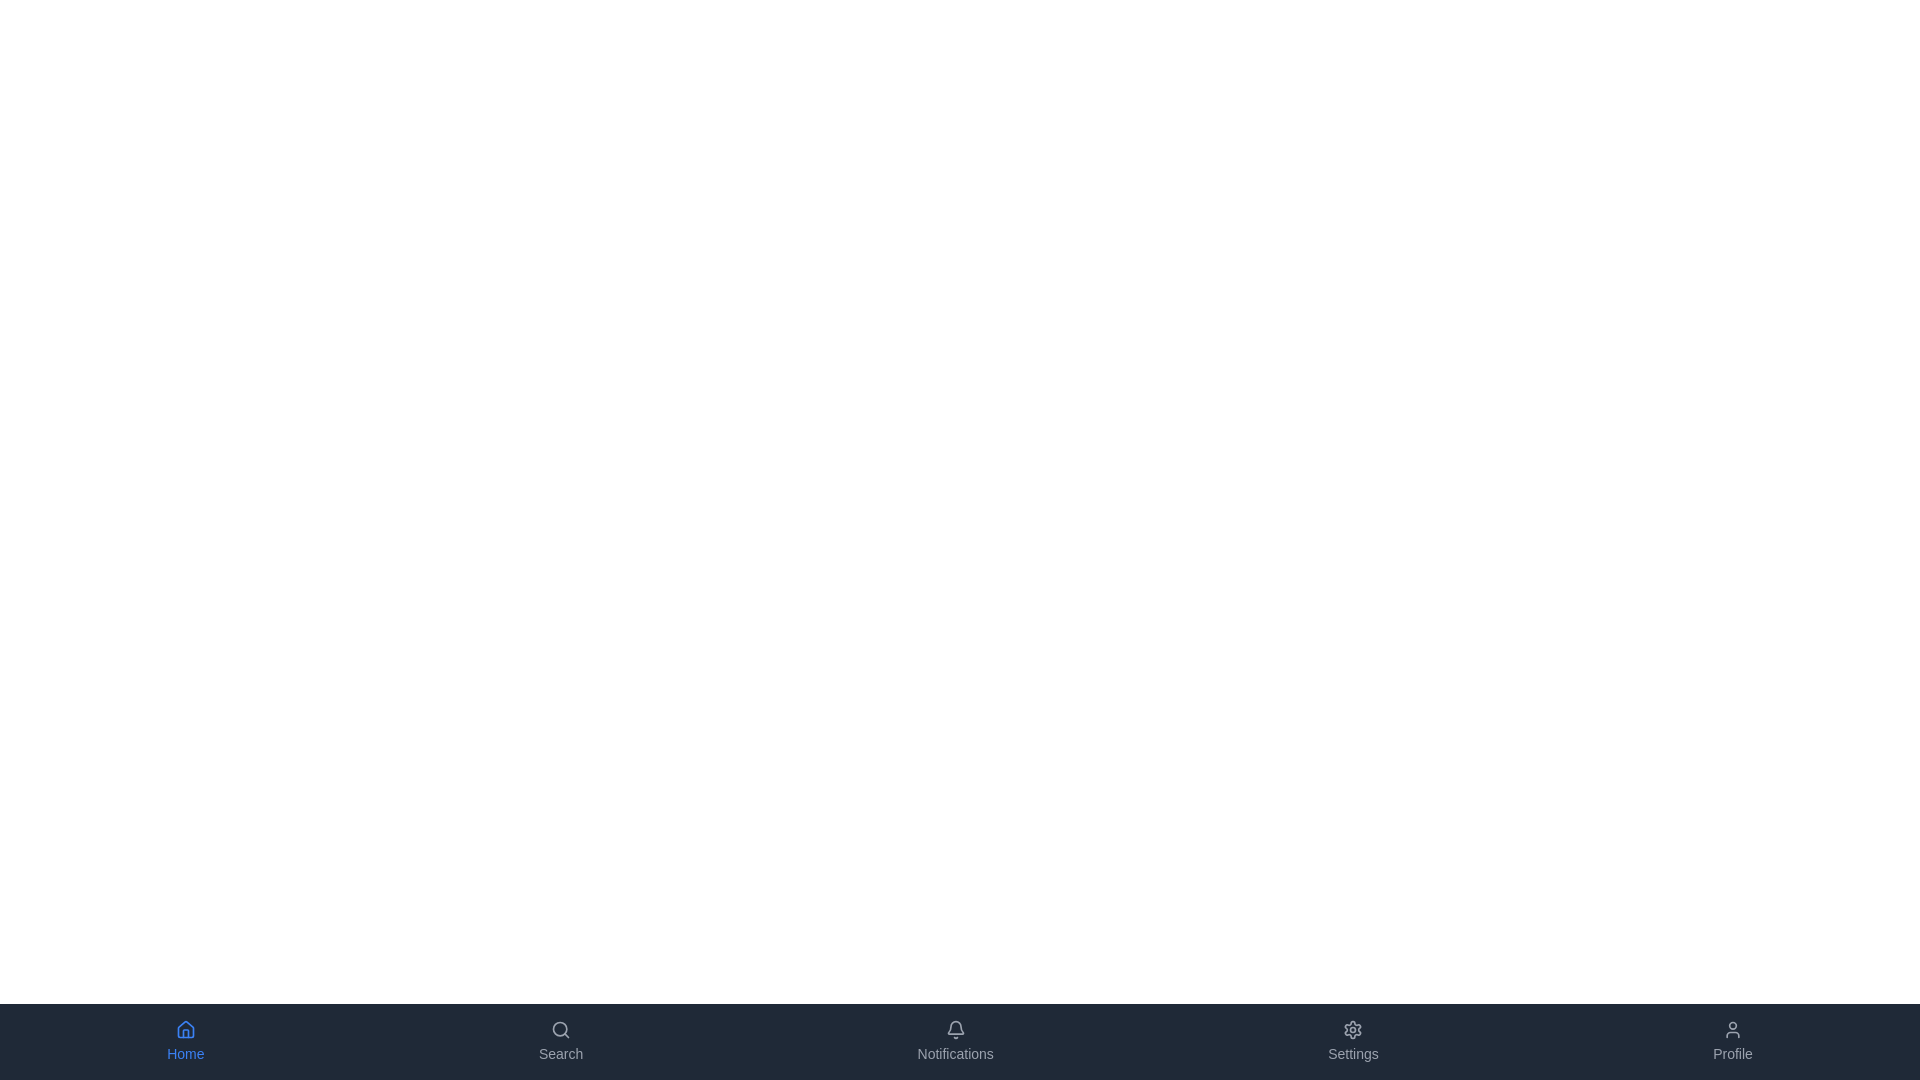  Describe the element at coordinates (560, 1029) in the screenshot. I see `the 'Search' icon in the bottom navigation bar, which visually represents the interactive 'Search' functionality and indicates its active status` at that location.